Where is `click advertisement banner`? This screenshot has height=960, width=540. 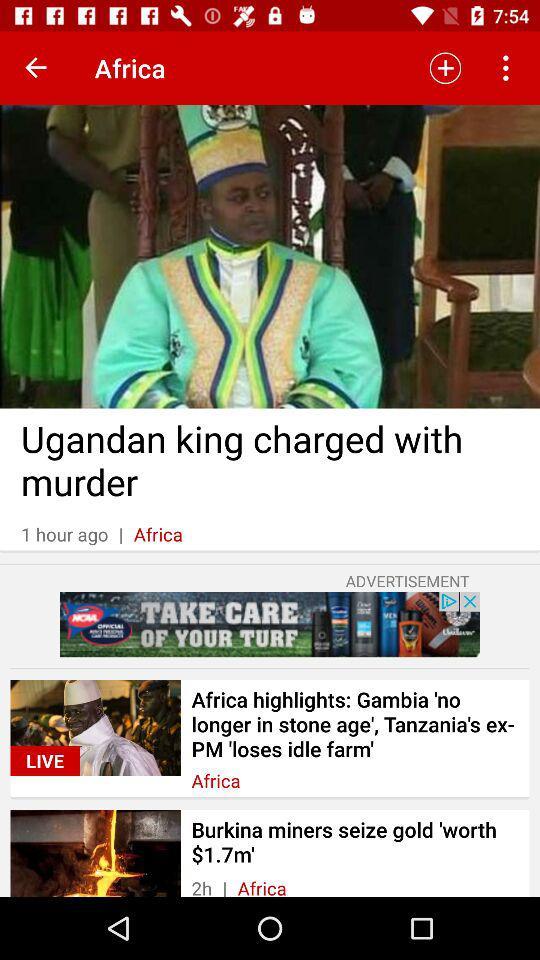 click advertisement banner is located at coordinates (270, 623).